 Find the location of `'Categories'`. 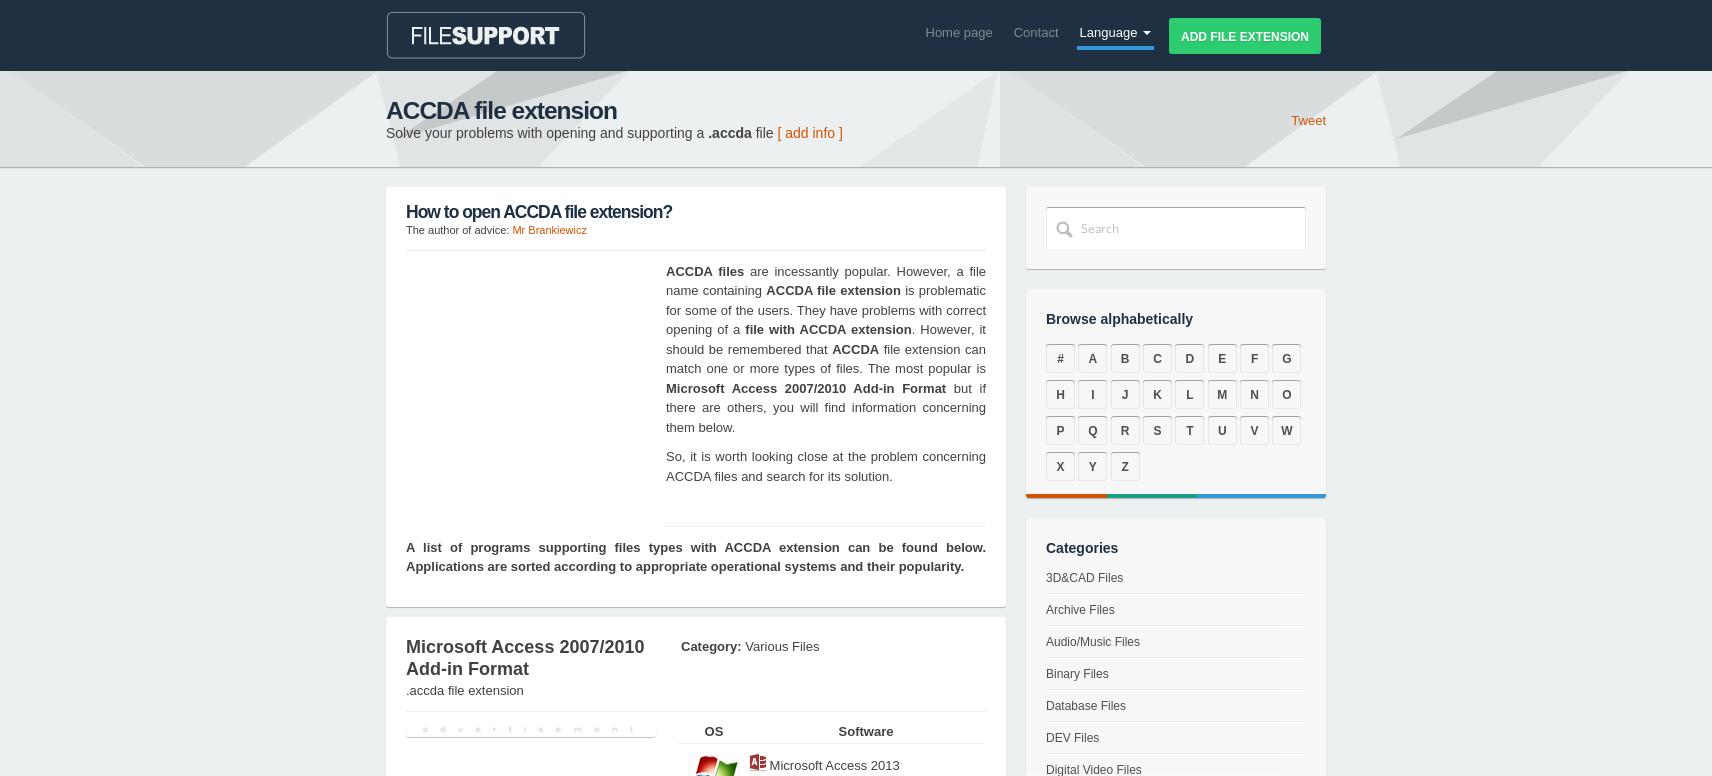

'Categories' is located at coordinates (1045, 547).